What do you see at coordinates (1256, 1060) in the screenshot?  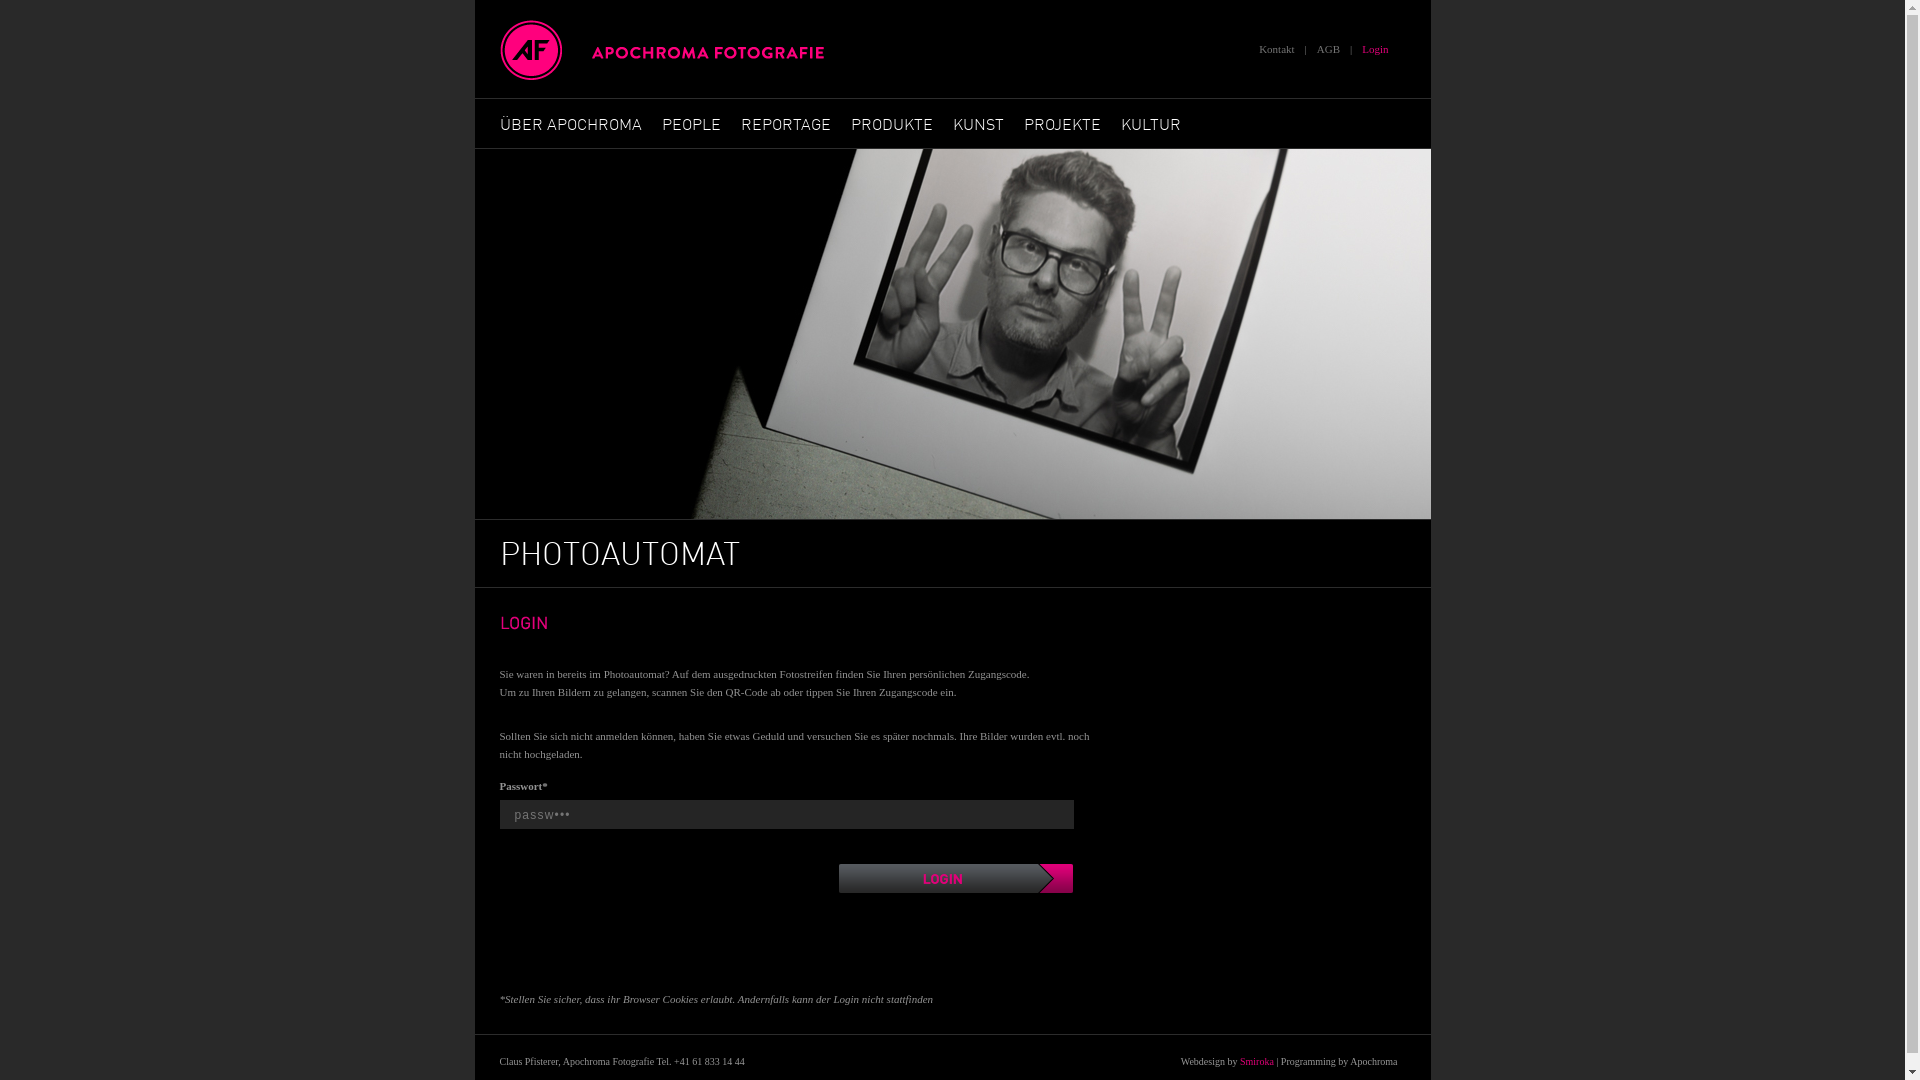 I see `'Smiroka'` at bounding box center [1256, 1060].